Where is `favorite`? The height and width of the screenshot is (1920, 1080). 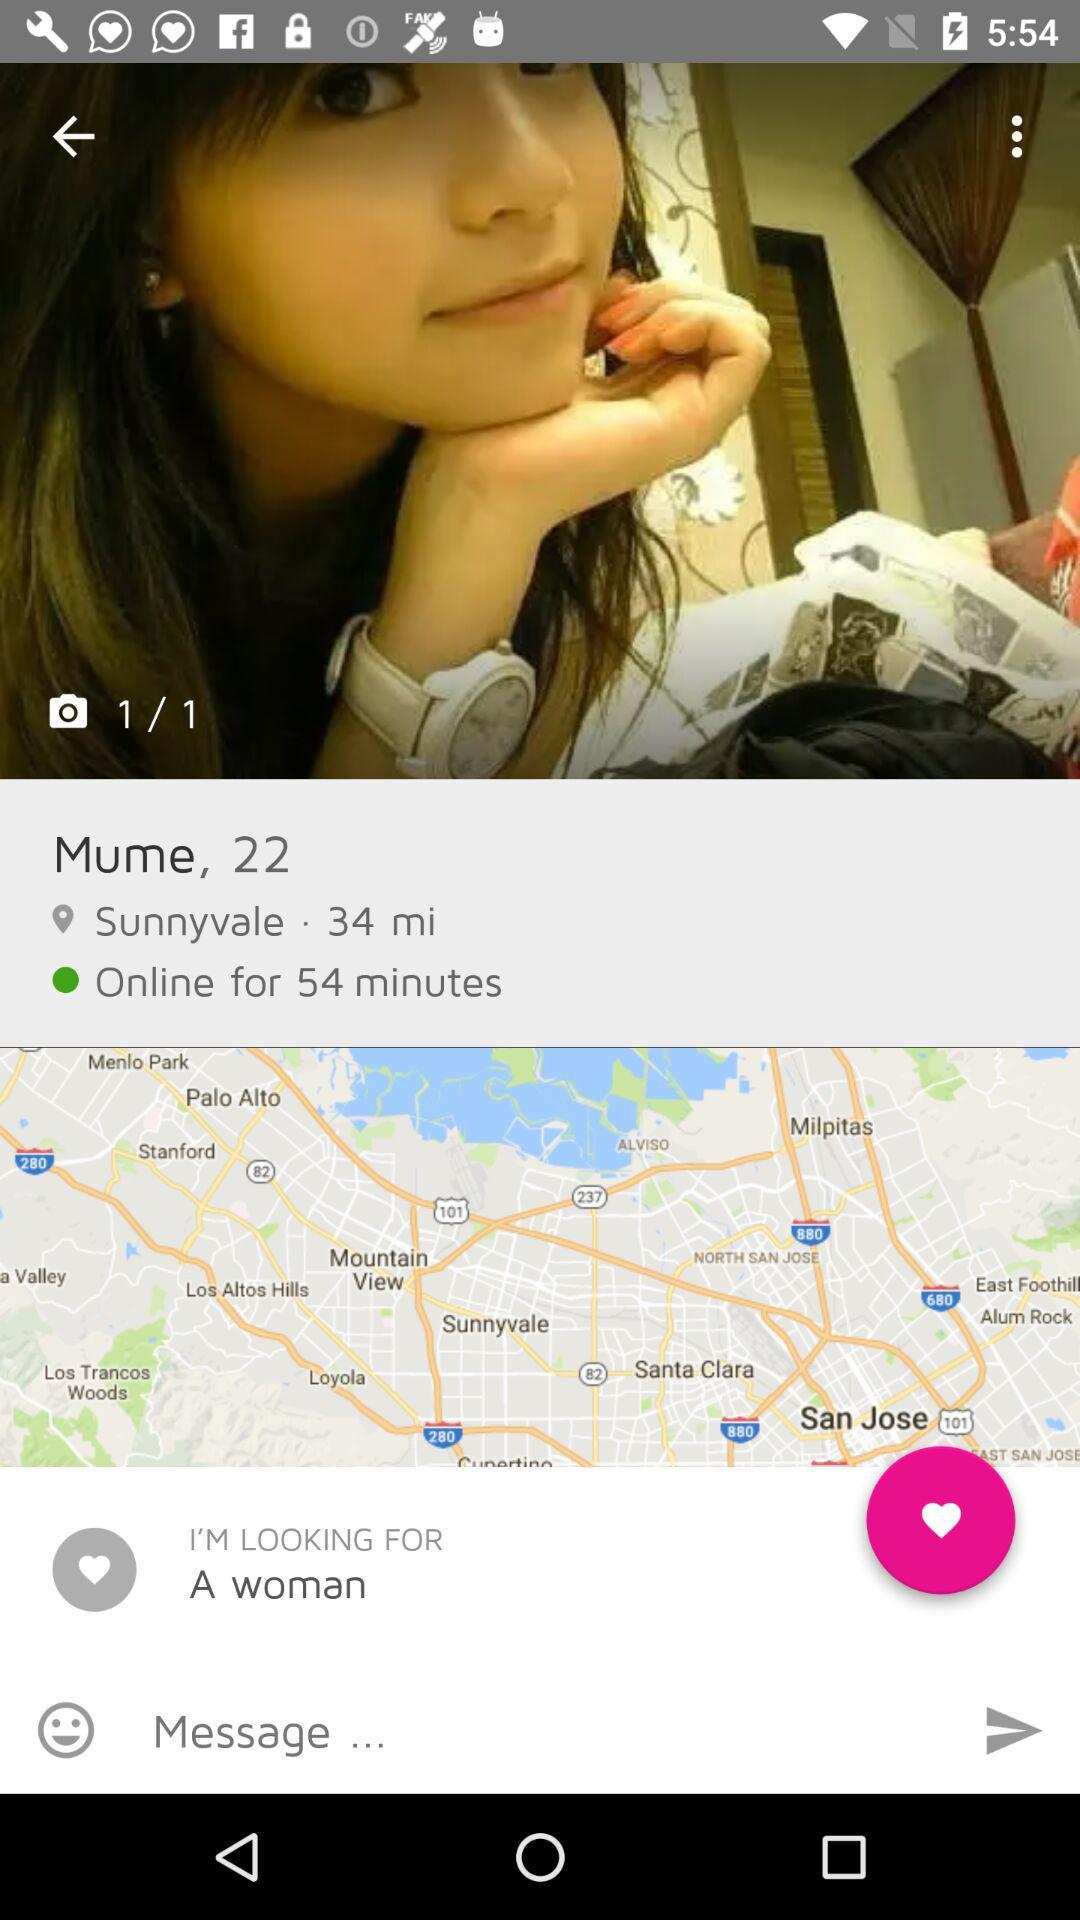 favorite is located at coordinates (940, 1527).